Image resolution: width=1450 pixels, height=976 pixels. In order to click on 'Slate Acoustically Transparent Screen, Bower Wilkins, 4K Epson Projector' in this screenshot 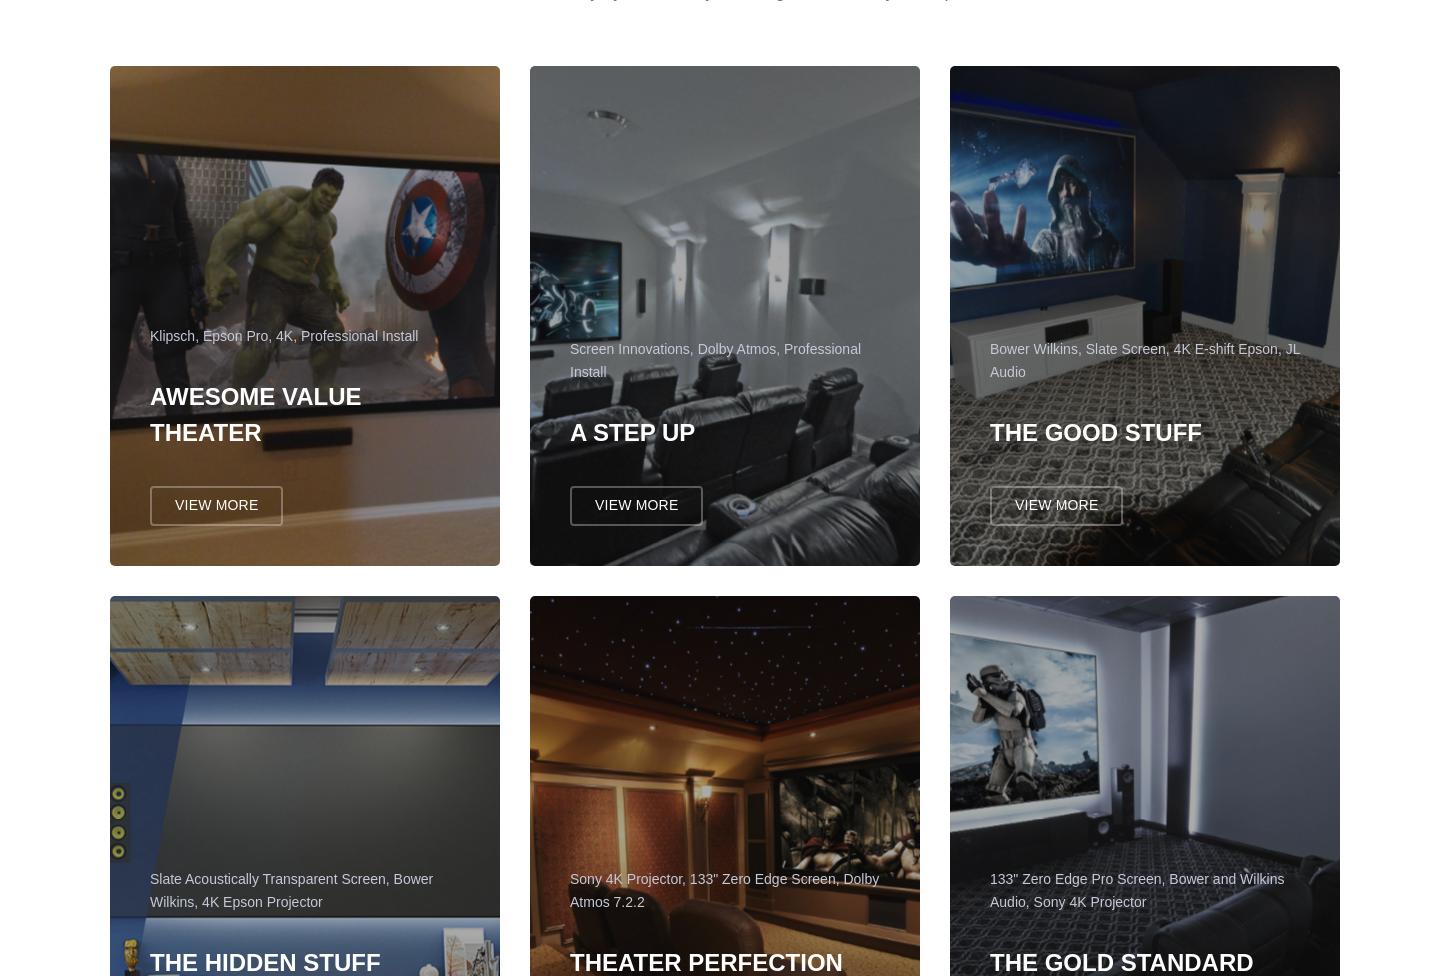, I will do `click(148, 899)`.